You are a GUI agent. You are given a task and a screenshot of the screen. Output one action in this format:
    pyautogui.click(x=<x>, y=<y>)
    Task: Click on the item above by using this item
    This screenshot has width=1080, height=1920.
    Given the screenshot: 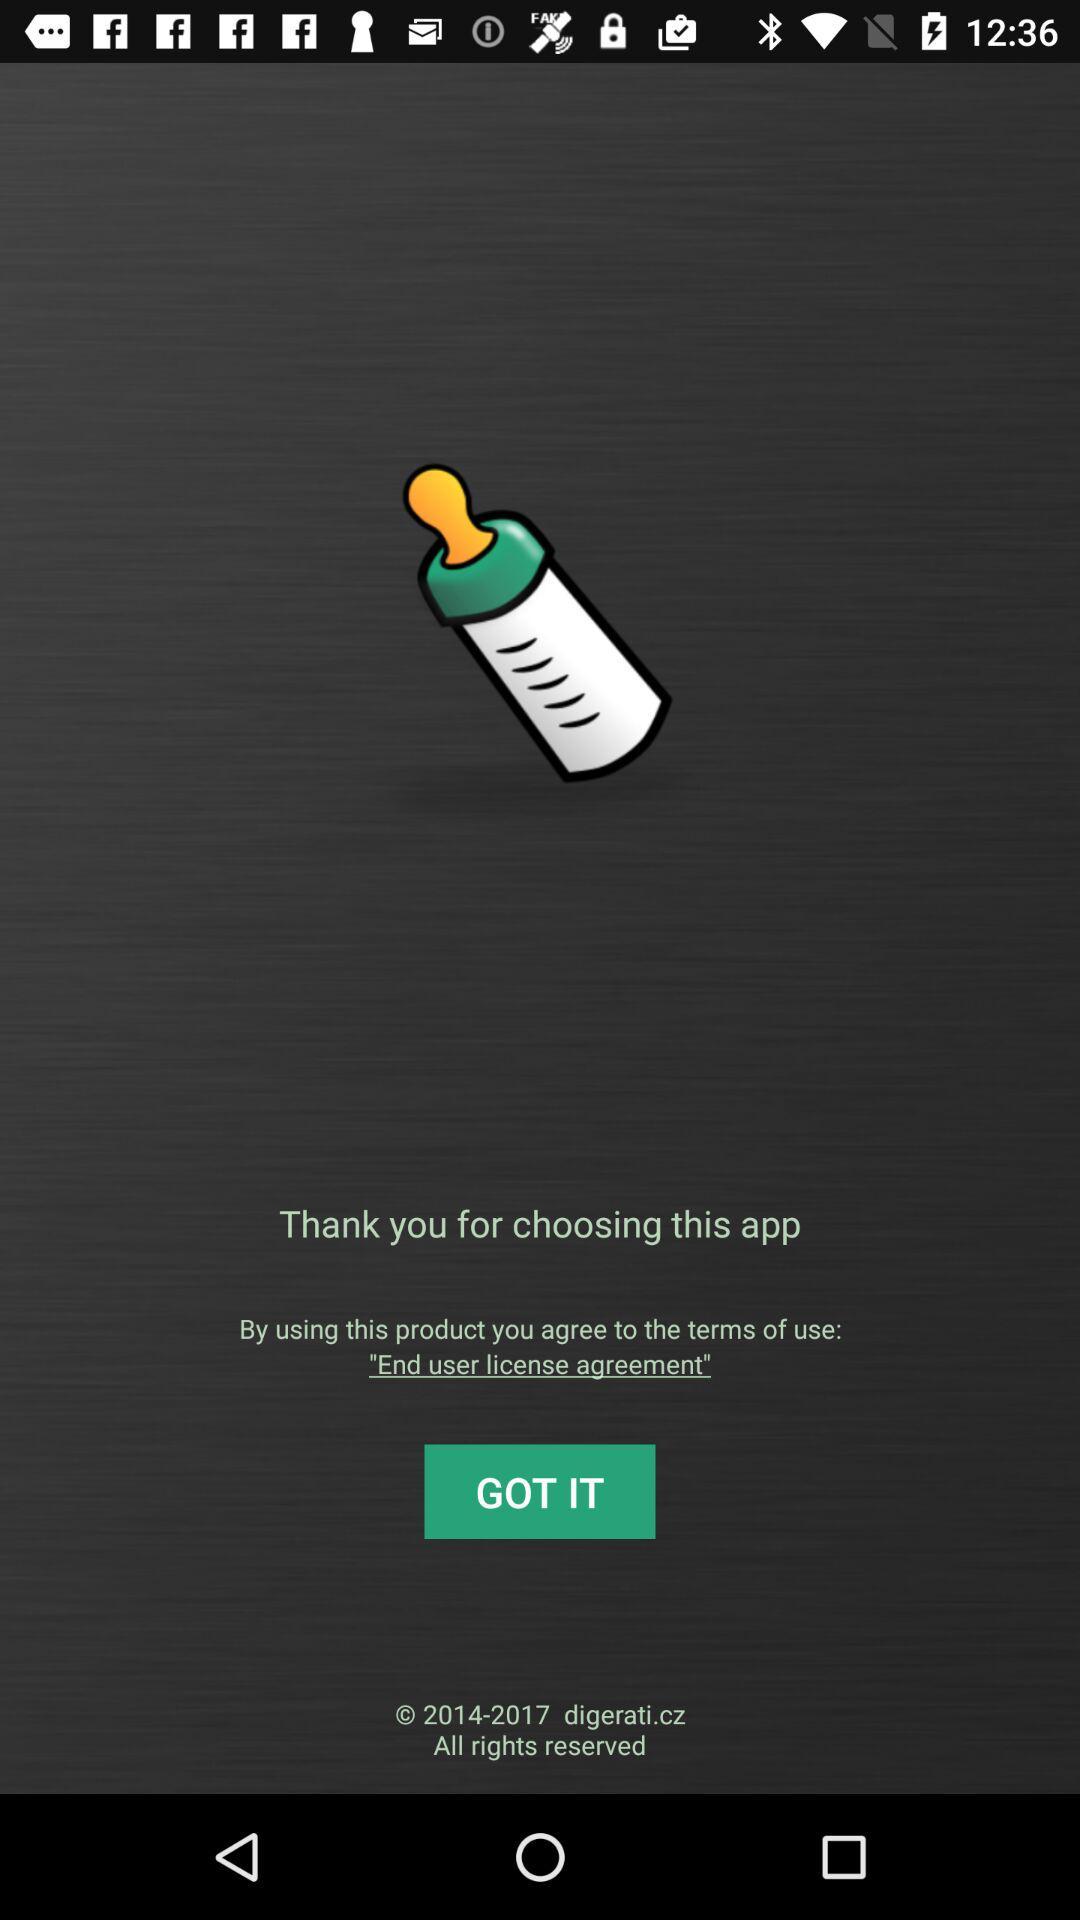 What is the action you would take?
    pyautogui.click(x=540, y=1222)
    